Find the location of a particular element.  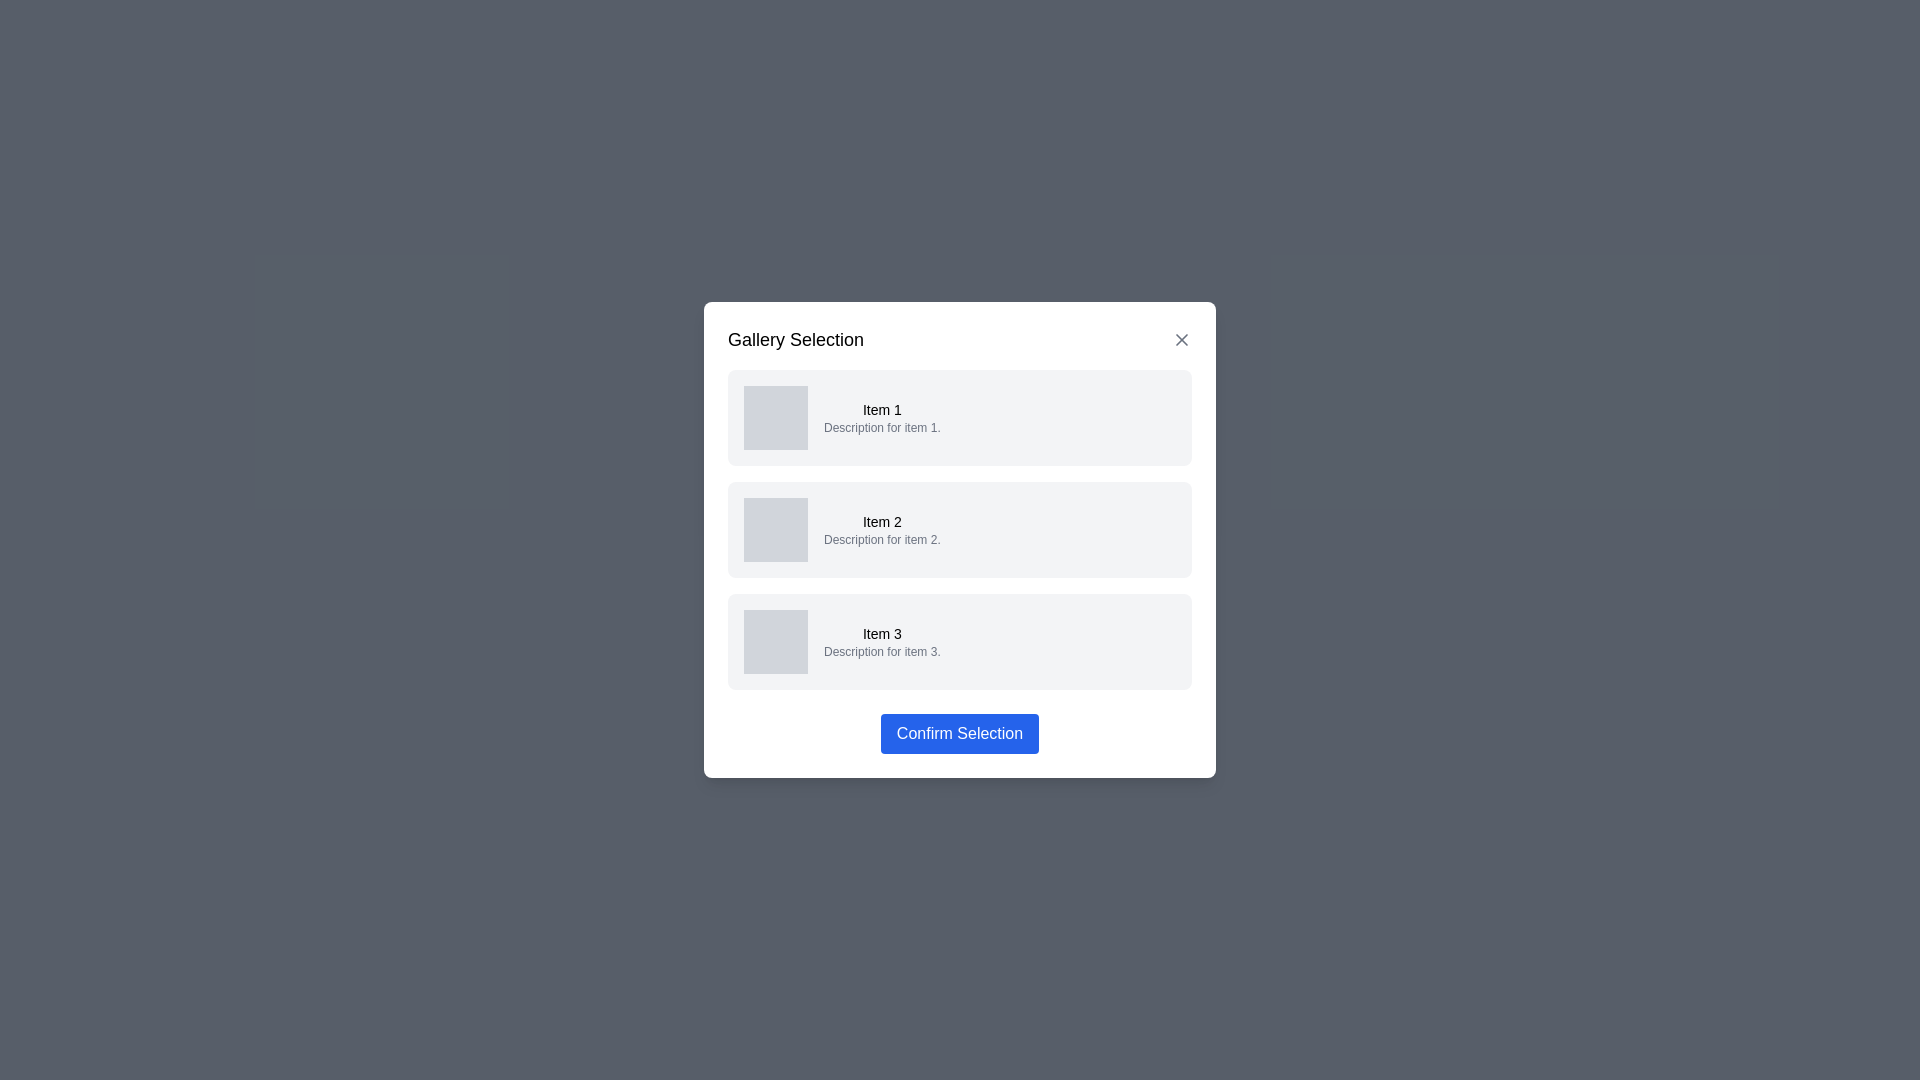

to select the third item labeled 'Item 3' in the vertically stacked gallery selection modal is located at coordinates (960, 641).